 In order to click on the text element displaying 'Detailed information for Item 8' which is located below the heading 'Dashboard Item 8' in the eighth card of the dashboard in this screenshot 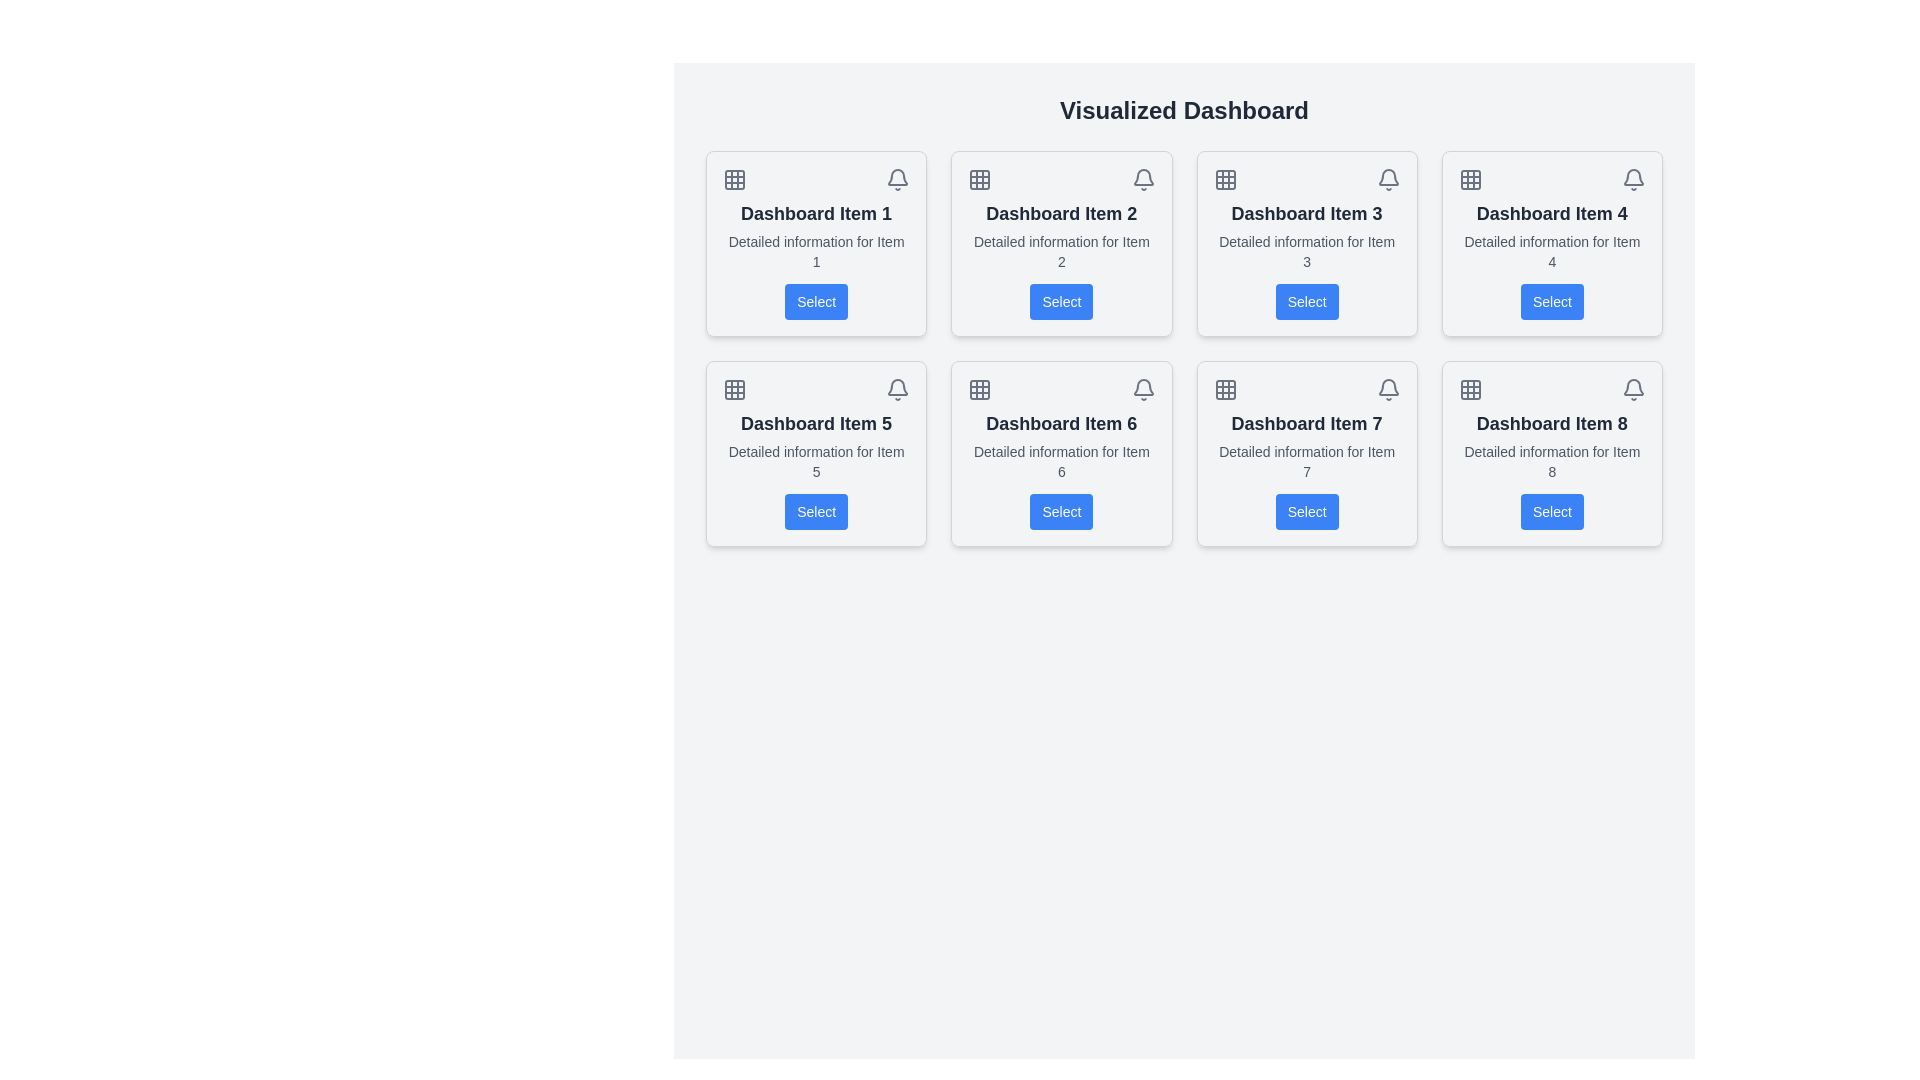, I will do `click(1551, 462)`.